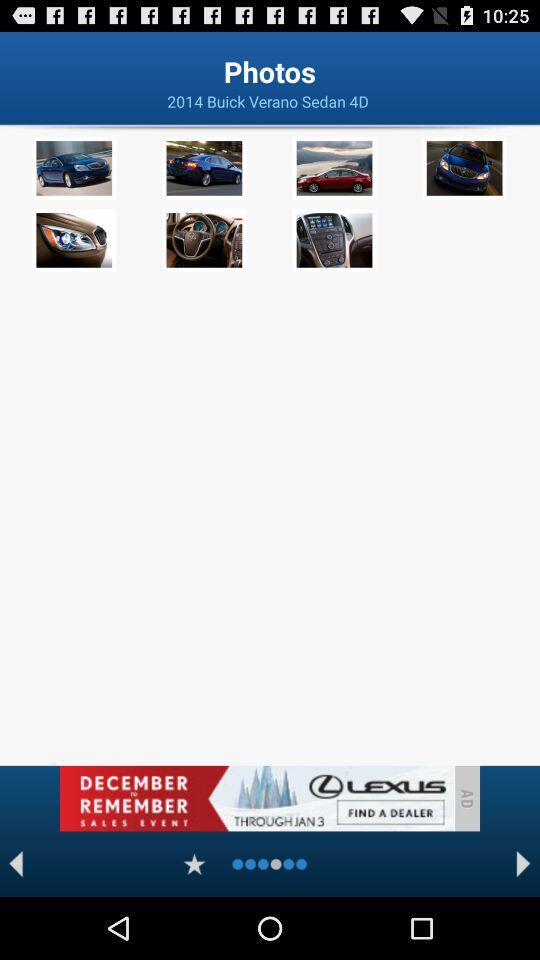 The height and width of the screenshot is (960, 540). I want to click on ratings, so click(194, 863).